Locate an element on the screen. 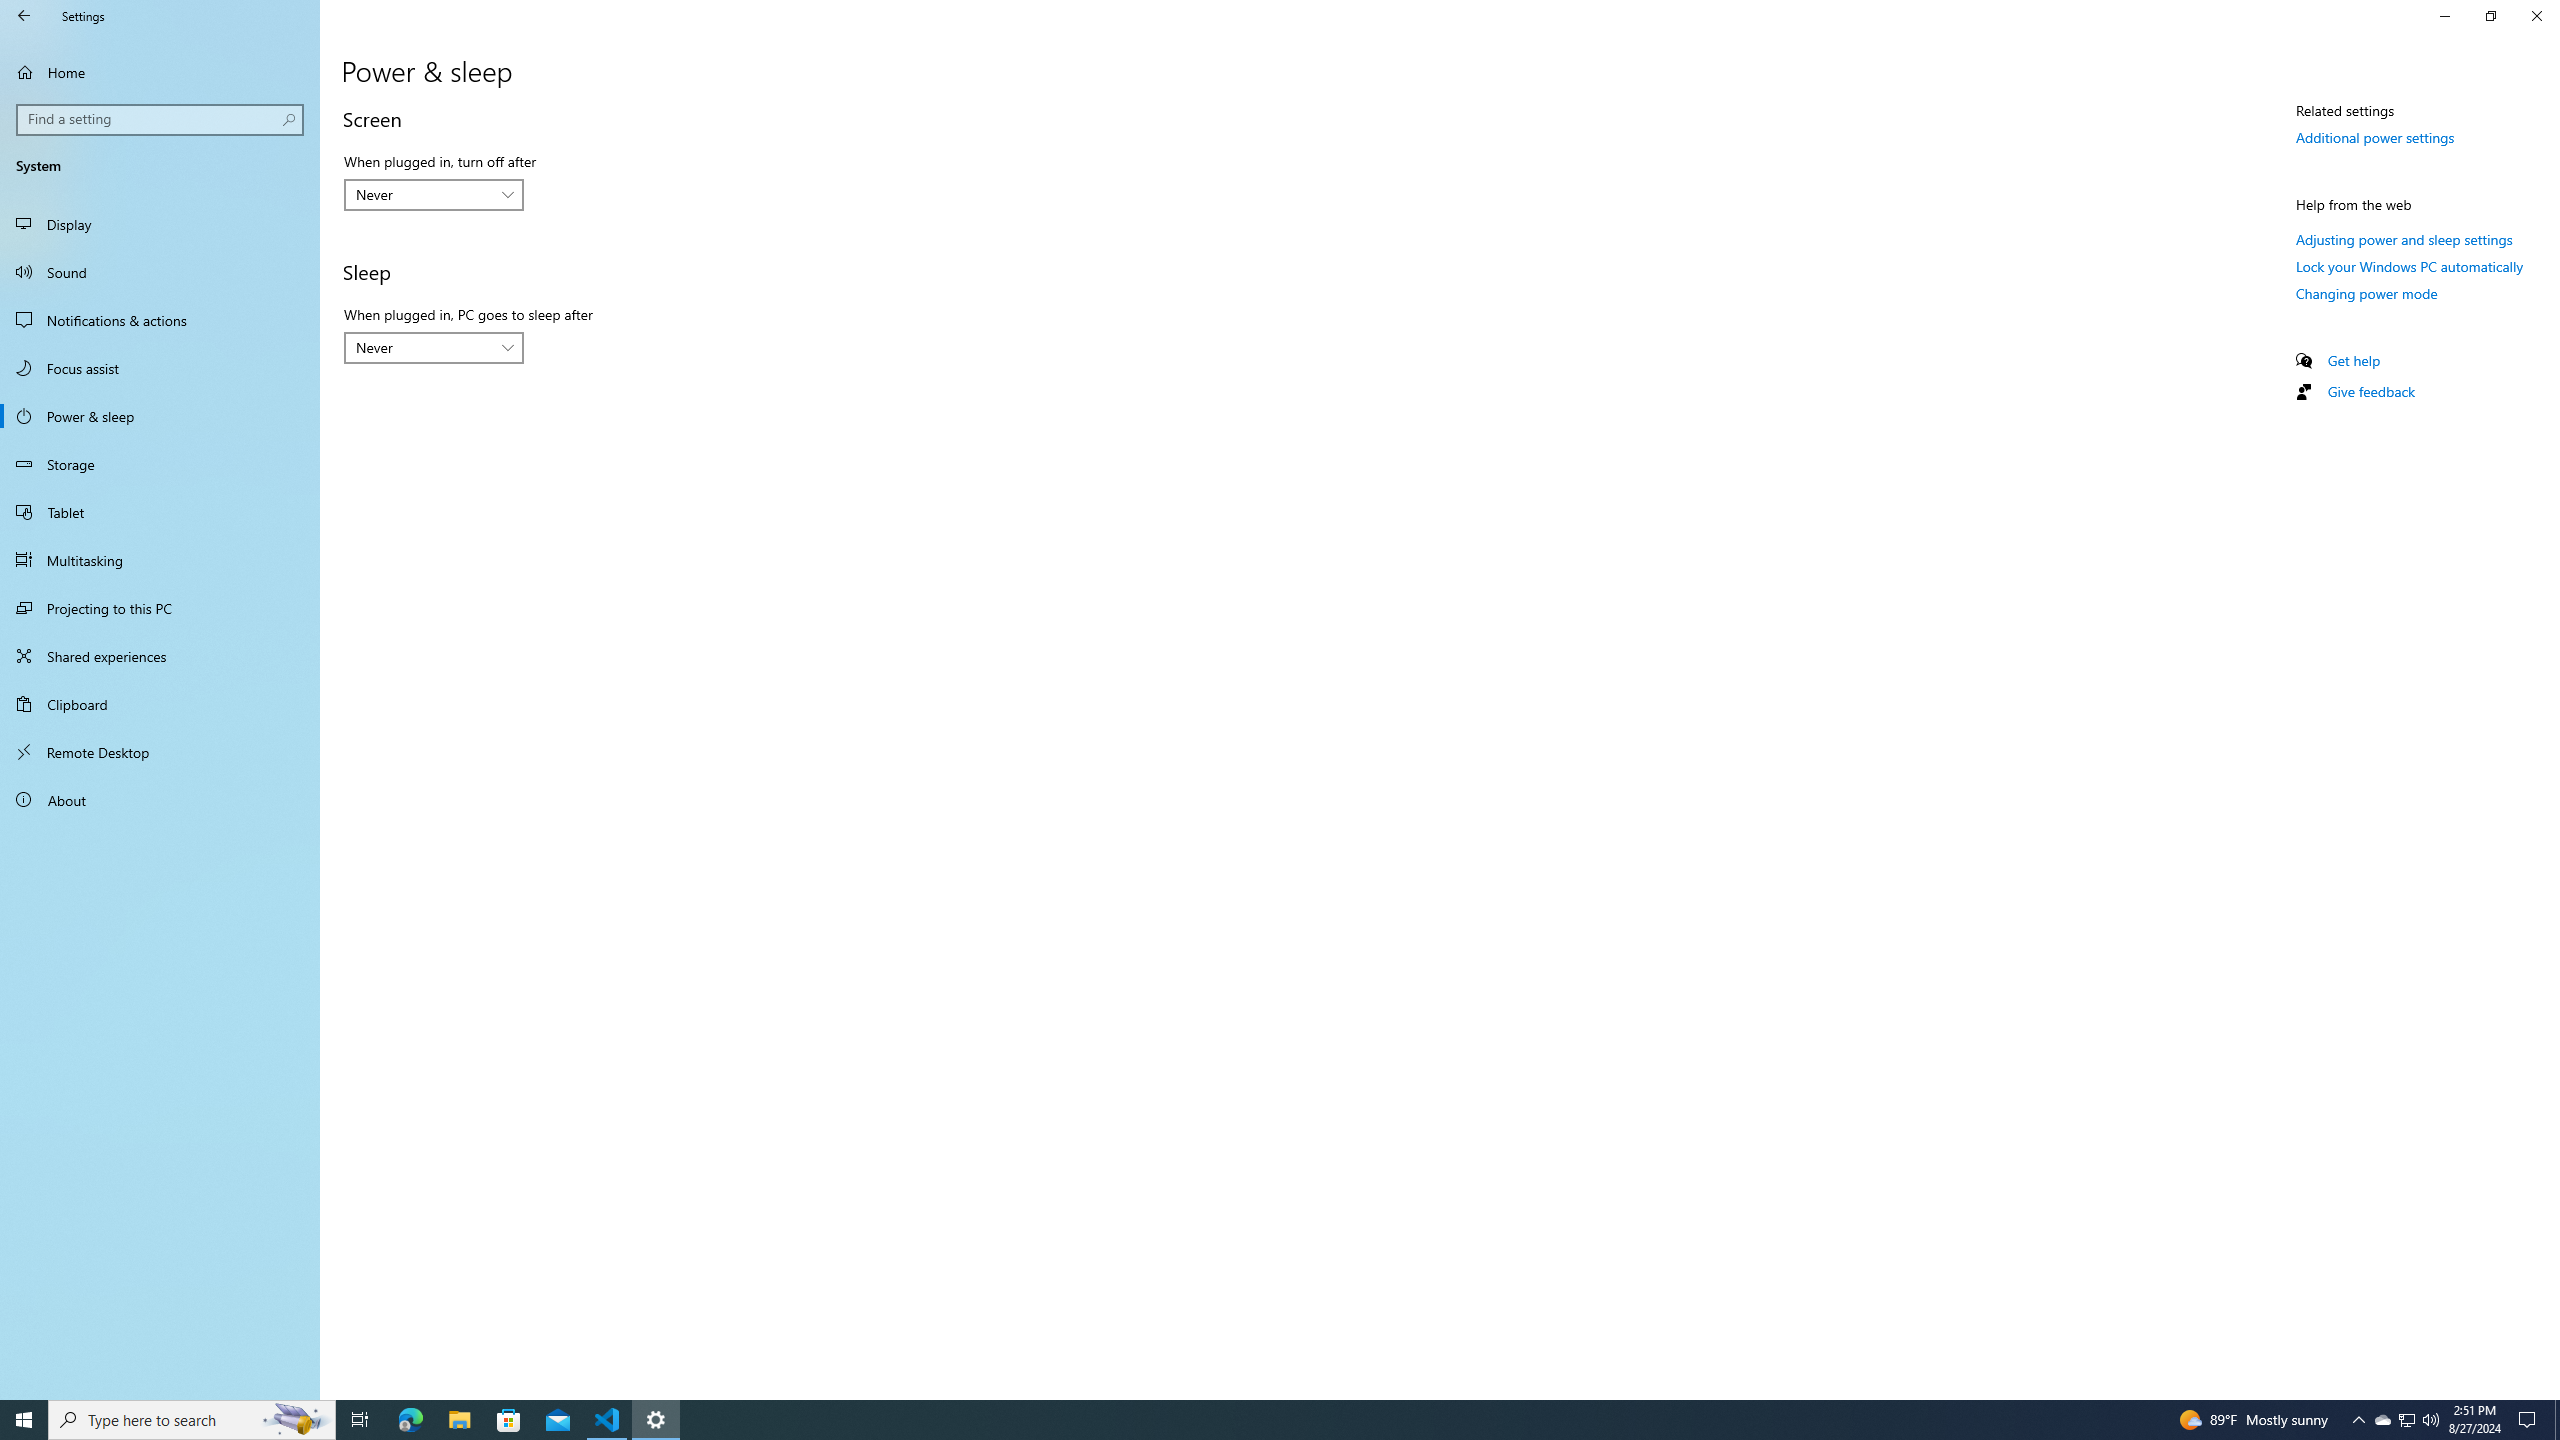  'When plugged in, turn off after' is located at coordinates (432, 195).